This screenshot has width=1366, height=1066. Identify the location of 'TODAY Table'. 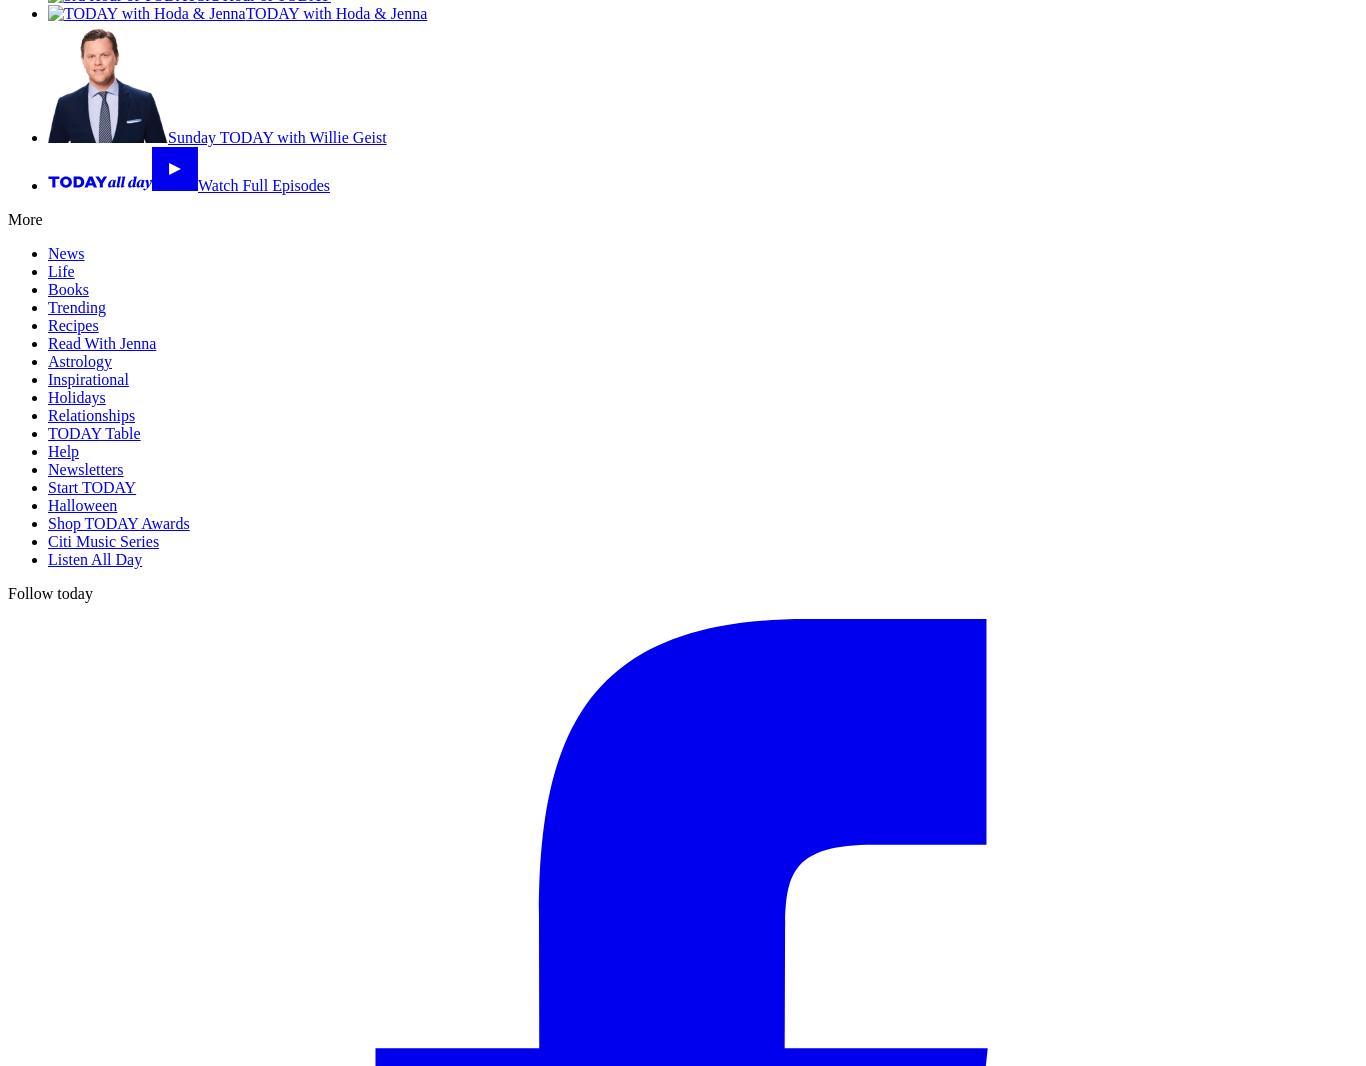
(93, 433).